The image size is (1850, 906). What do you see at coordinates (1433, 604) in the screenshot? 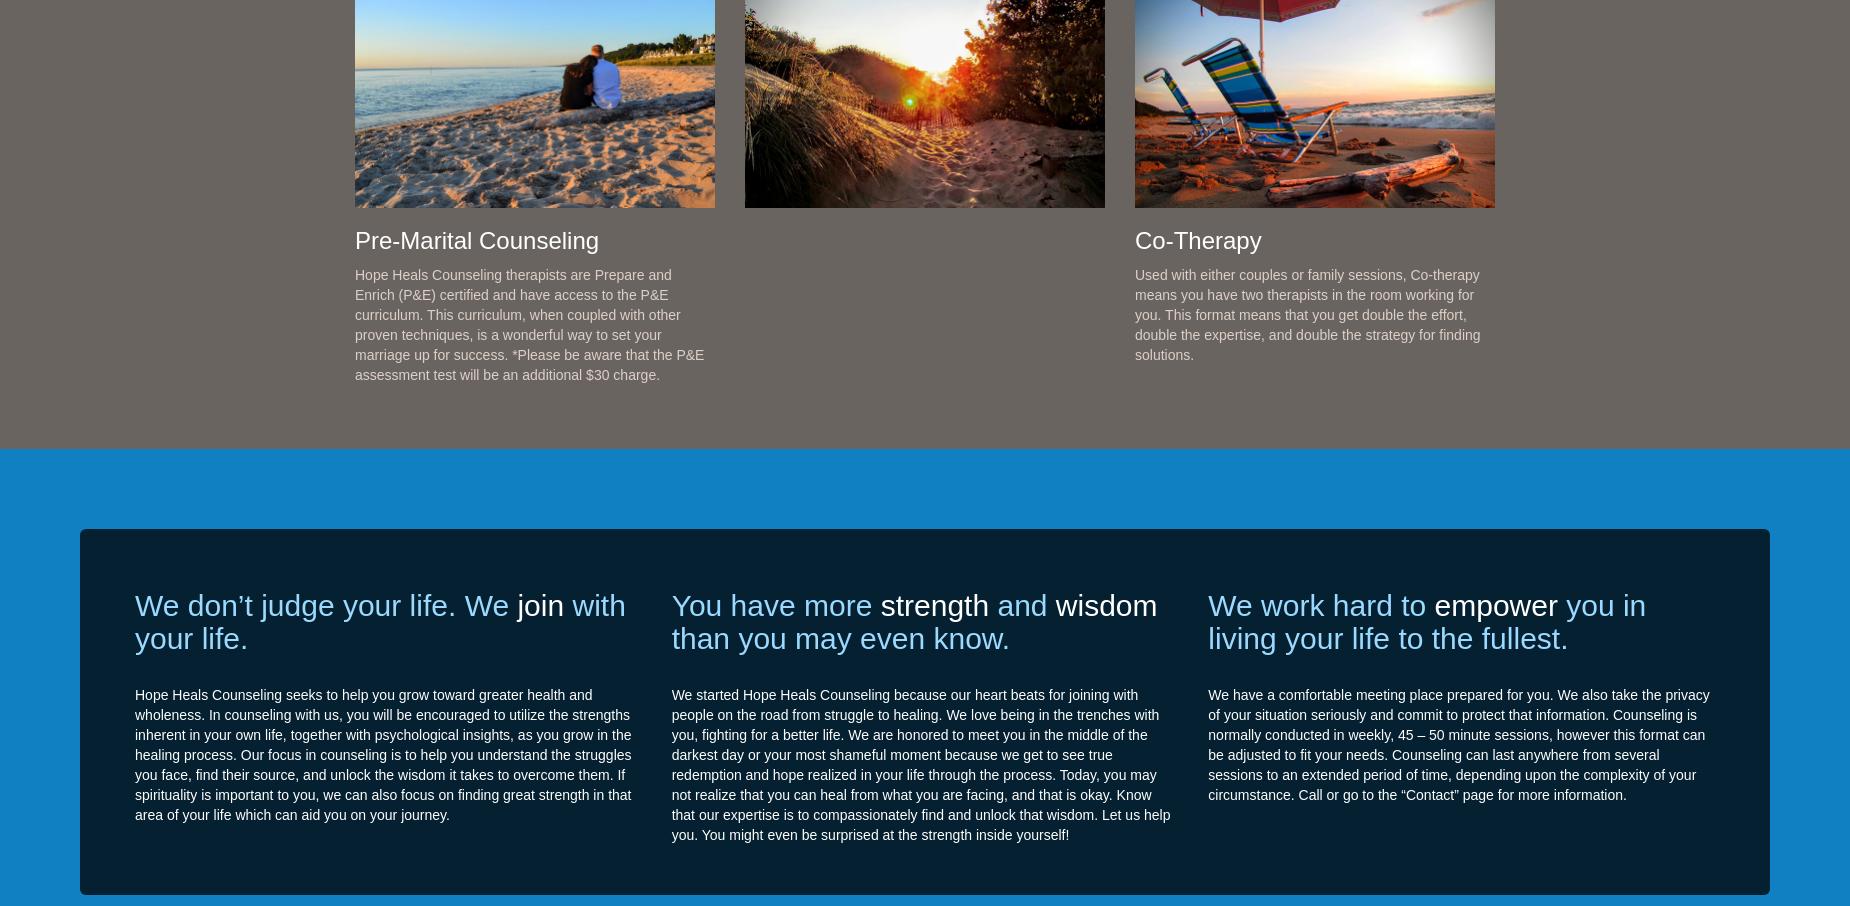
I see `'empower'` at bounding box center [1433, 604].